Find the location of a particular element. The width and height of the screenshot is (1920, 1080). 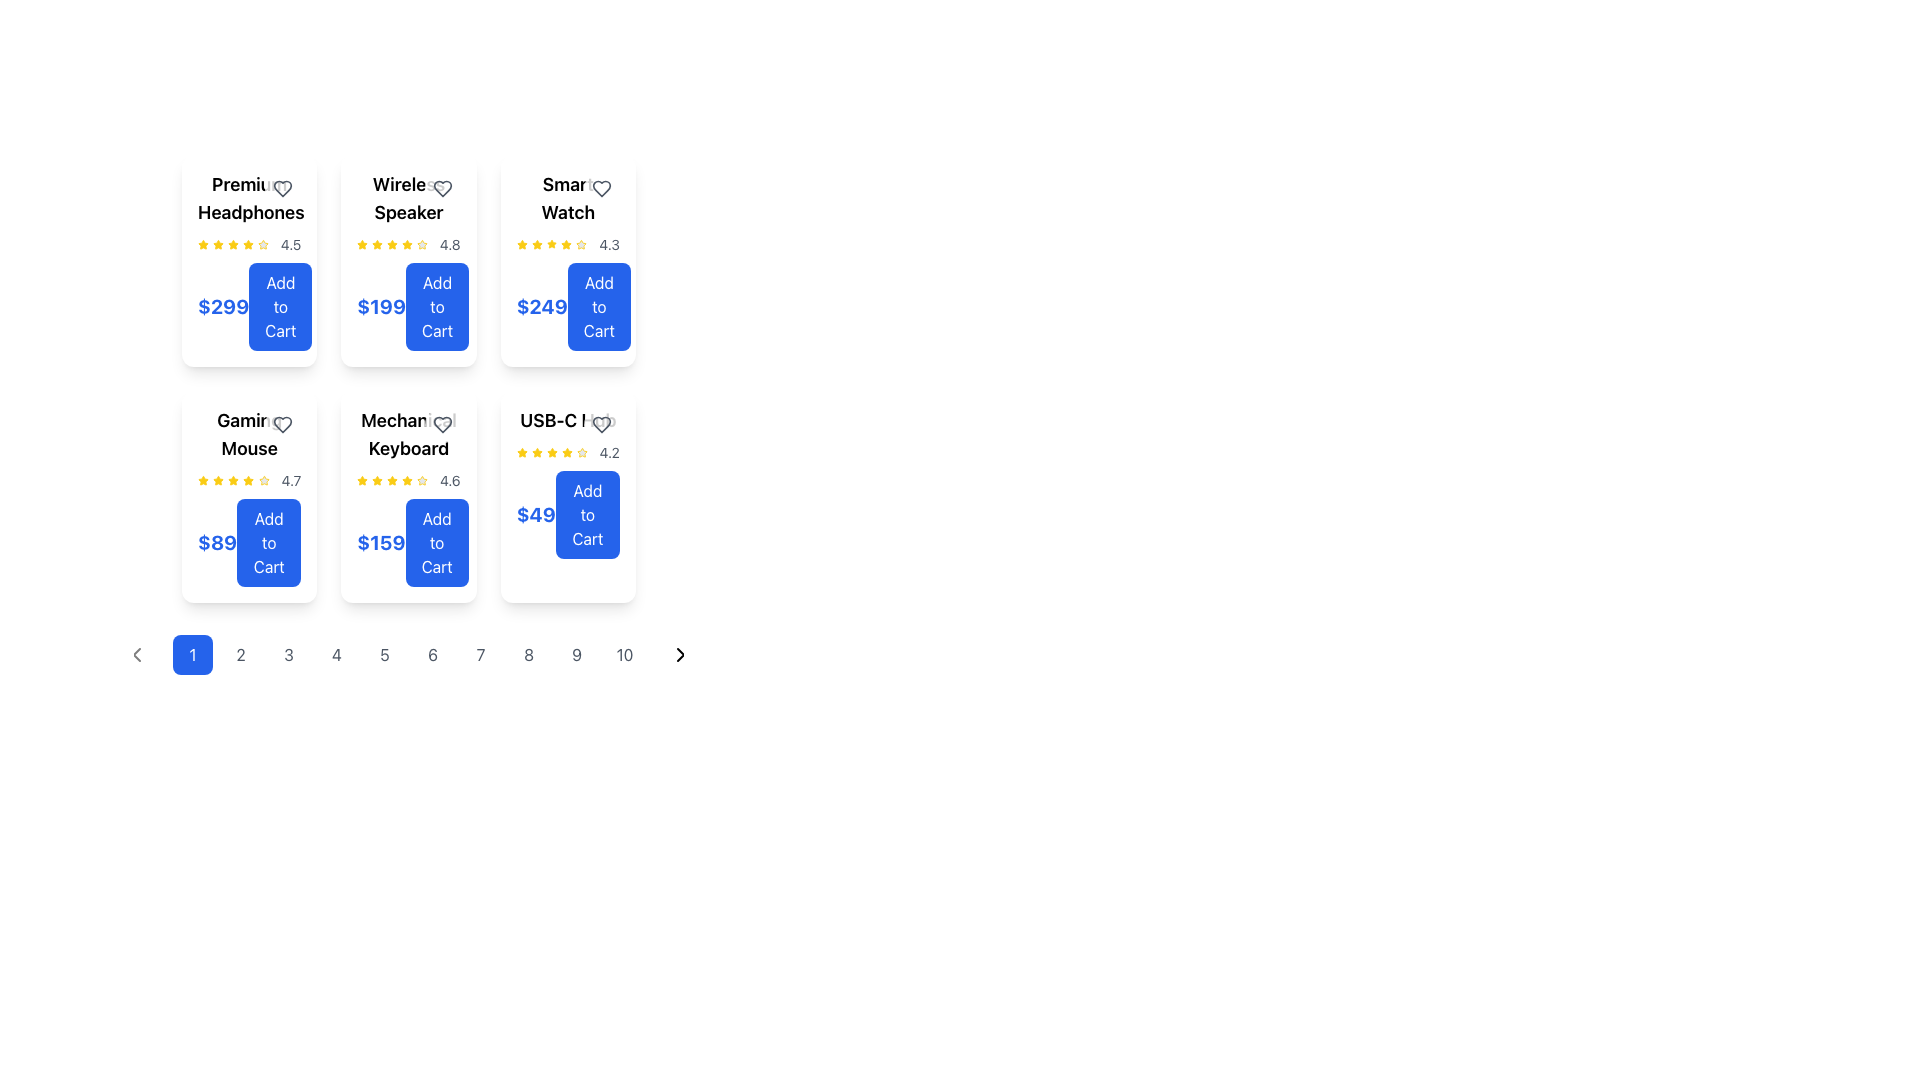

the sixth star icon in the horizontal row of rating stars for the 'Wireless Speaker' product, which indicates the unrated portion of the rating score is located at coordinates (421, 244).